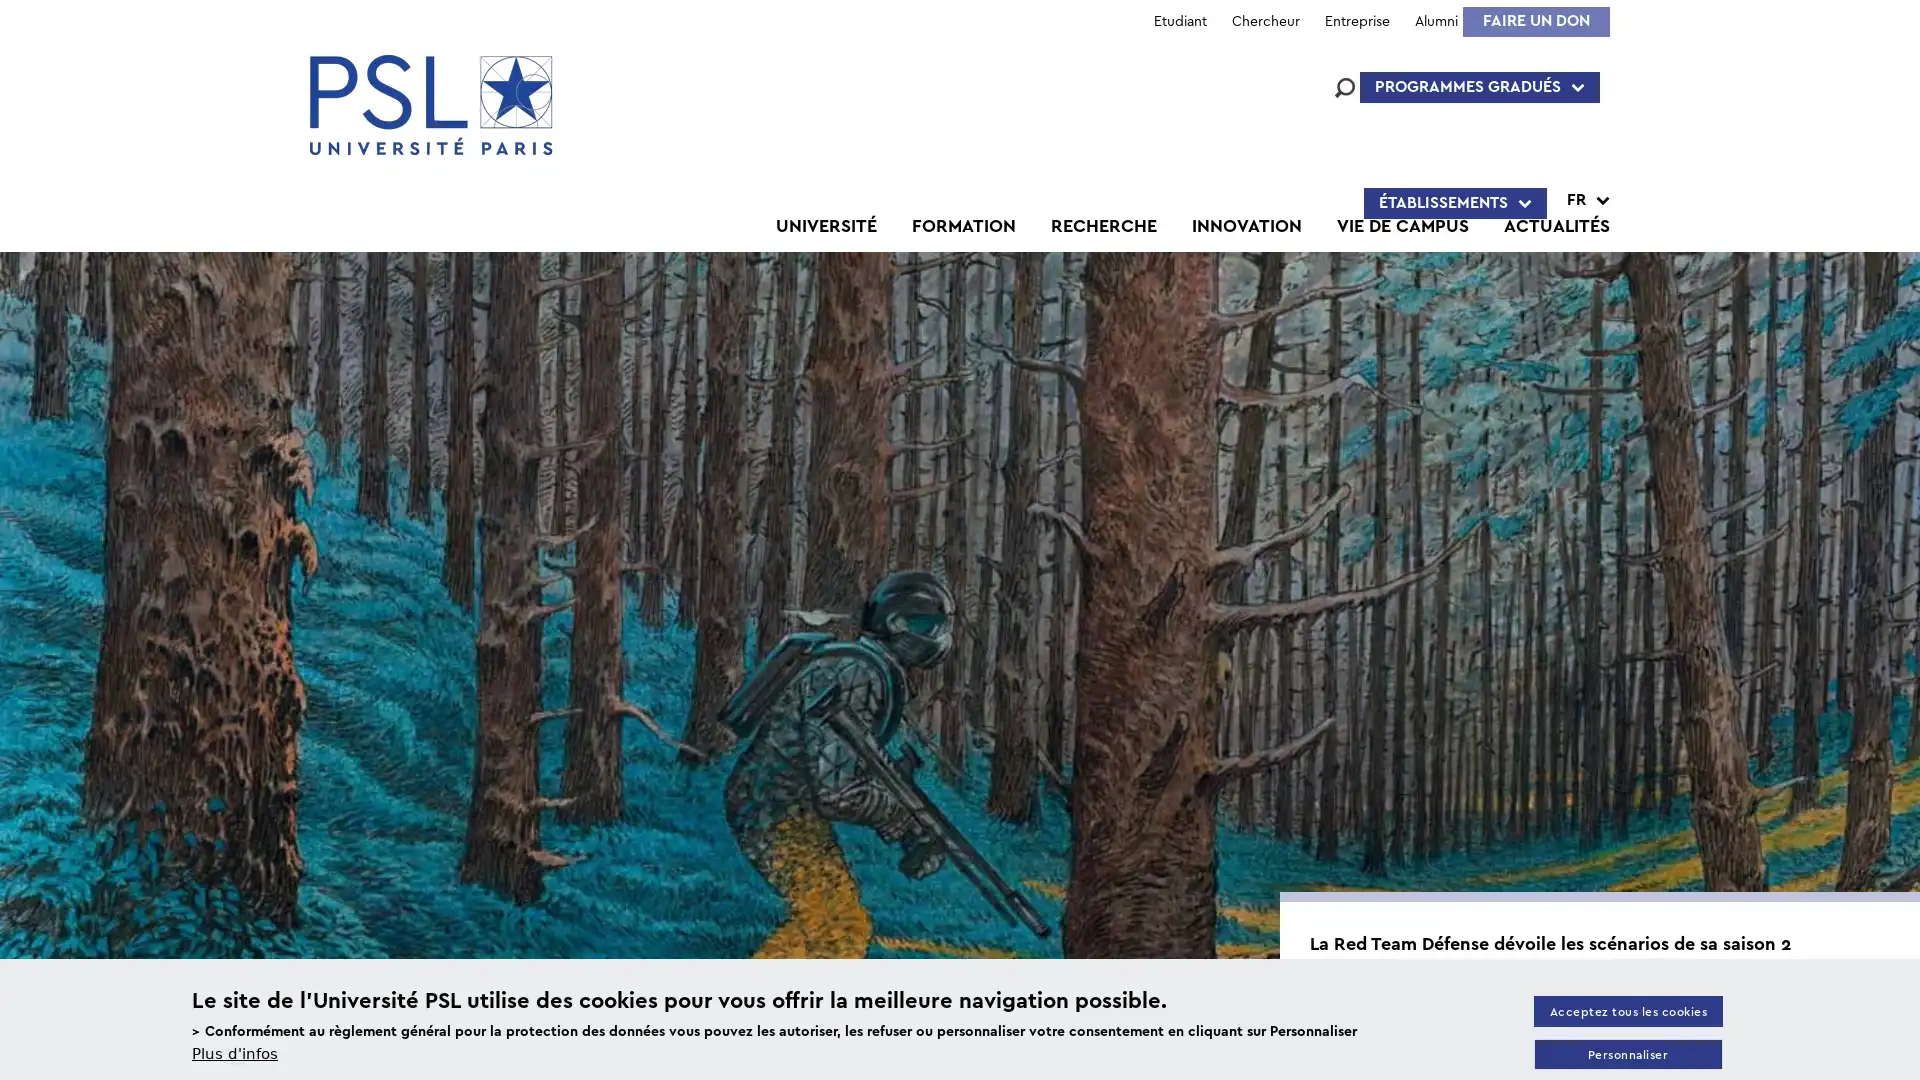 The width and height of the screenshot is (1920, 1080). Describe the element at coordinates (1895, 195) in the screenshot. I see `Fermer` at that location.